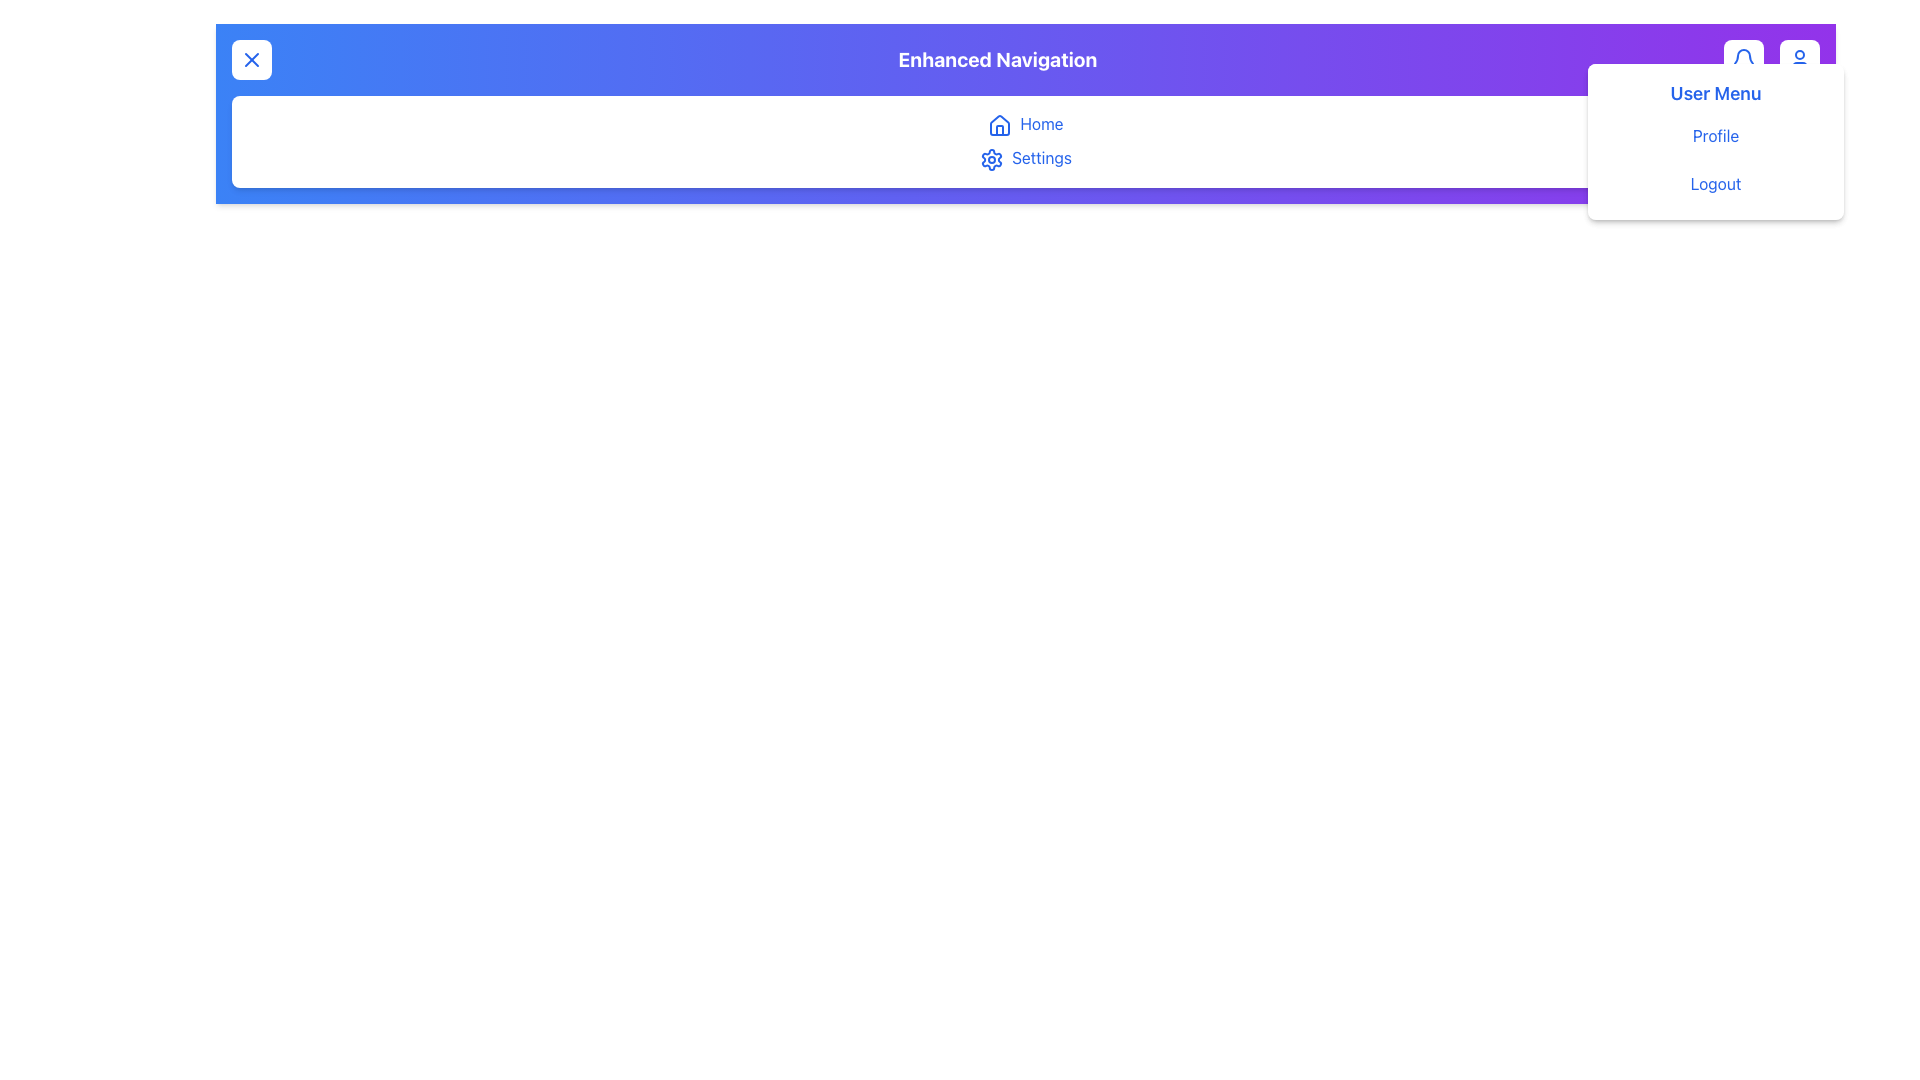  I want to click on the blue house icon located to the left of the 'Home' text in the top navigation bar, so click(999, 124).